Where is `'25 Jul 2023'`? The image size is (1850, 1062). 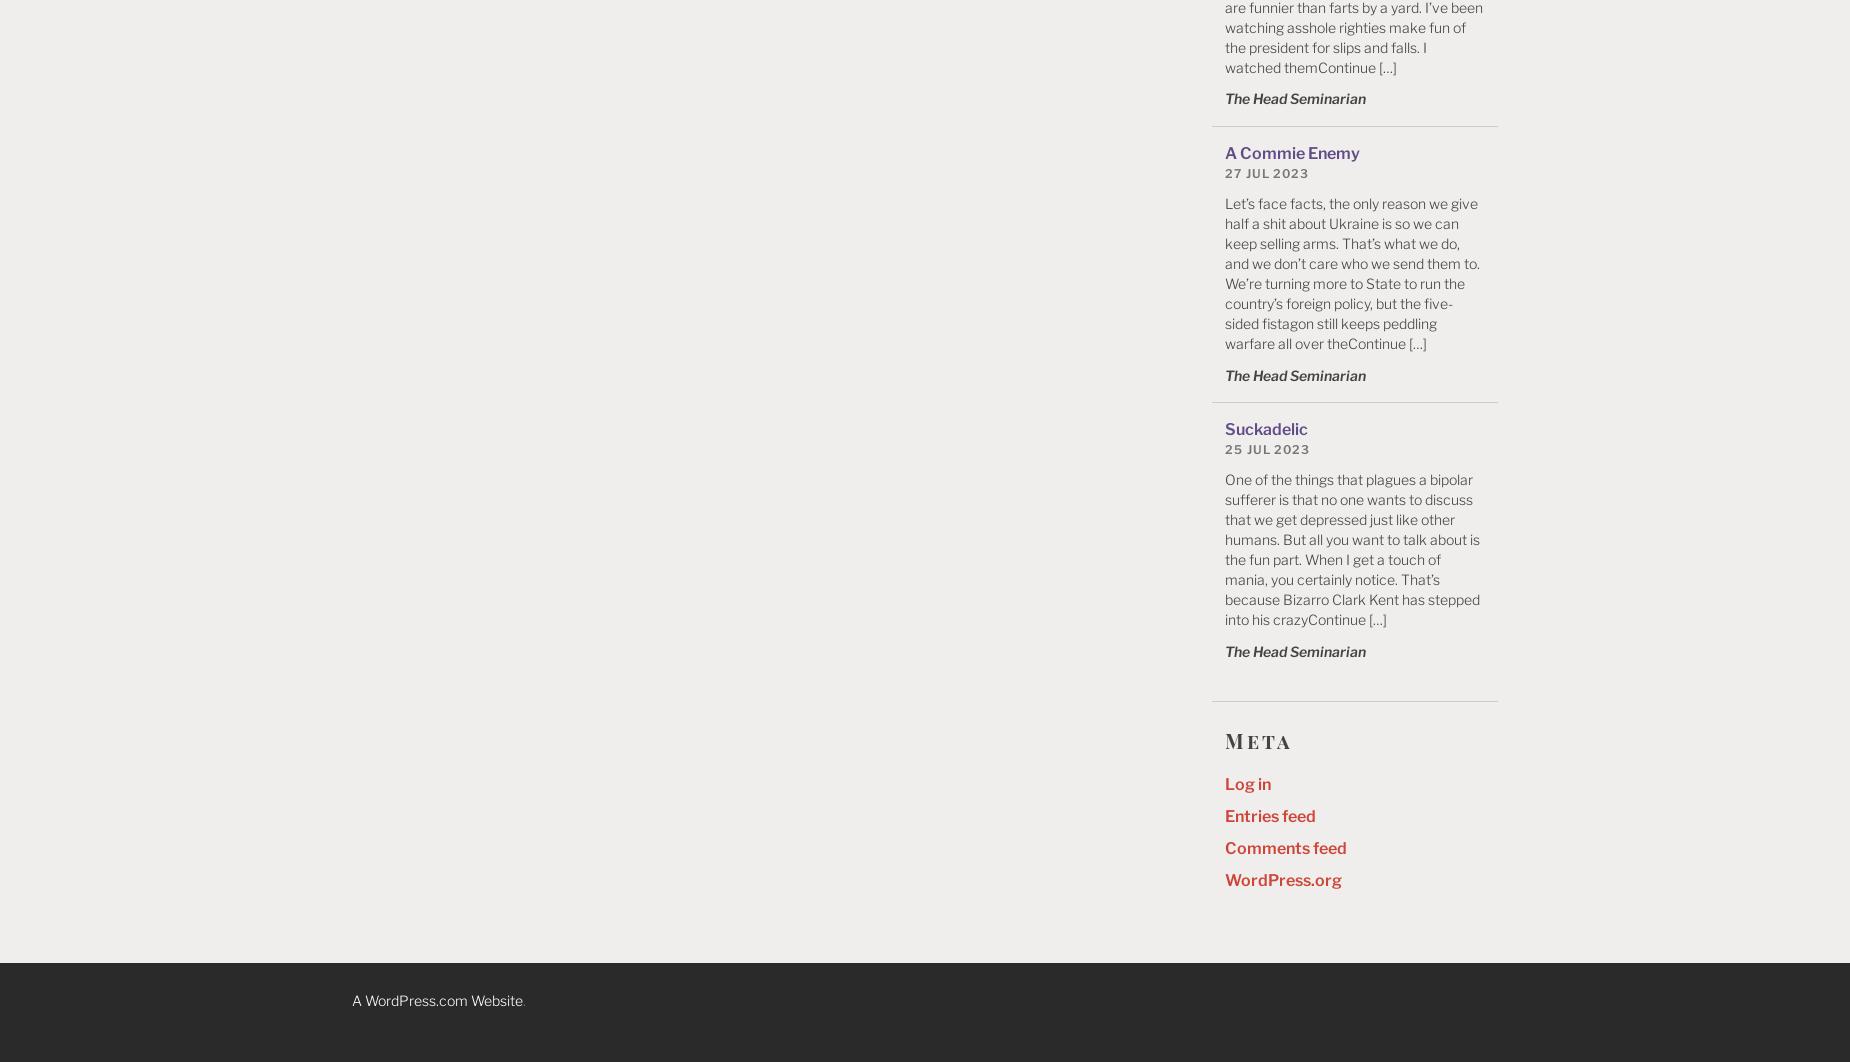
'25 Jul 2023' is located at coordinates (1266, 448).